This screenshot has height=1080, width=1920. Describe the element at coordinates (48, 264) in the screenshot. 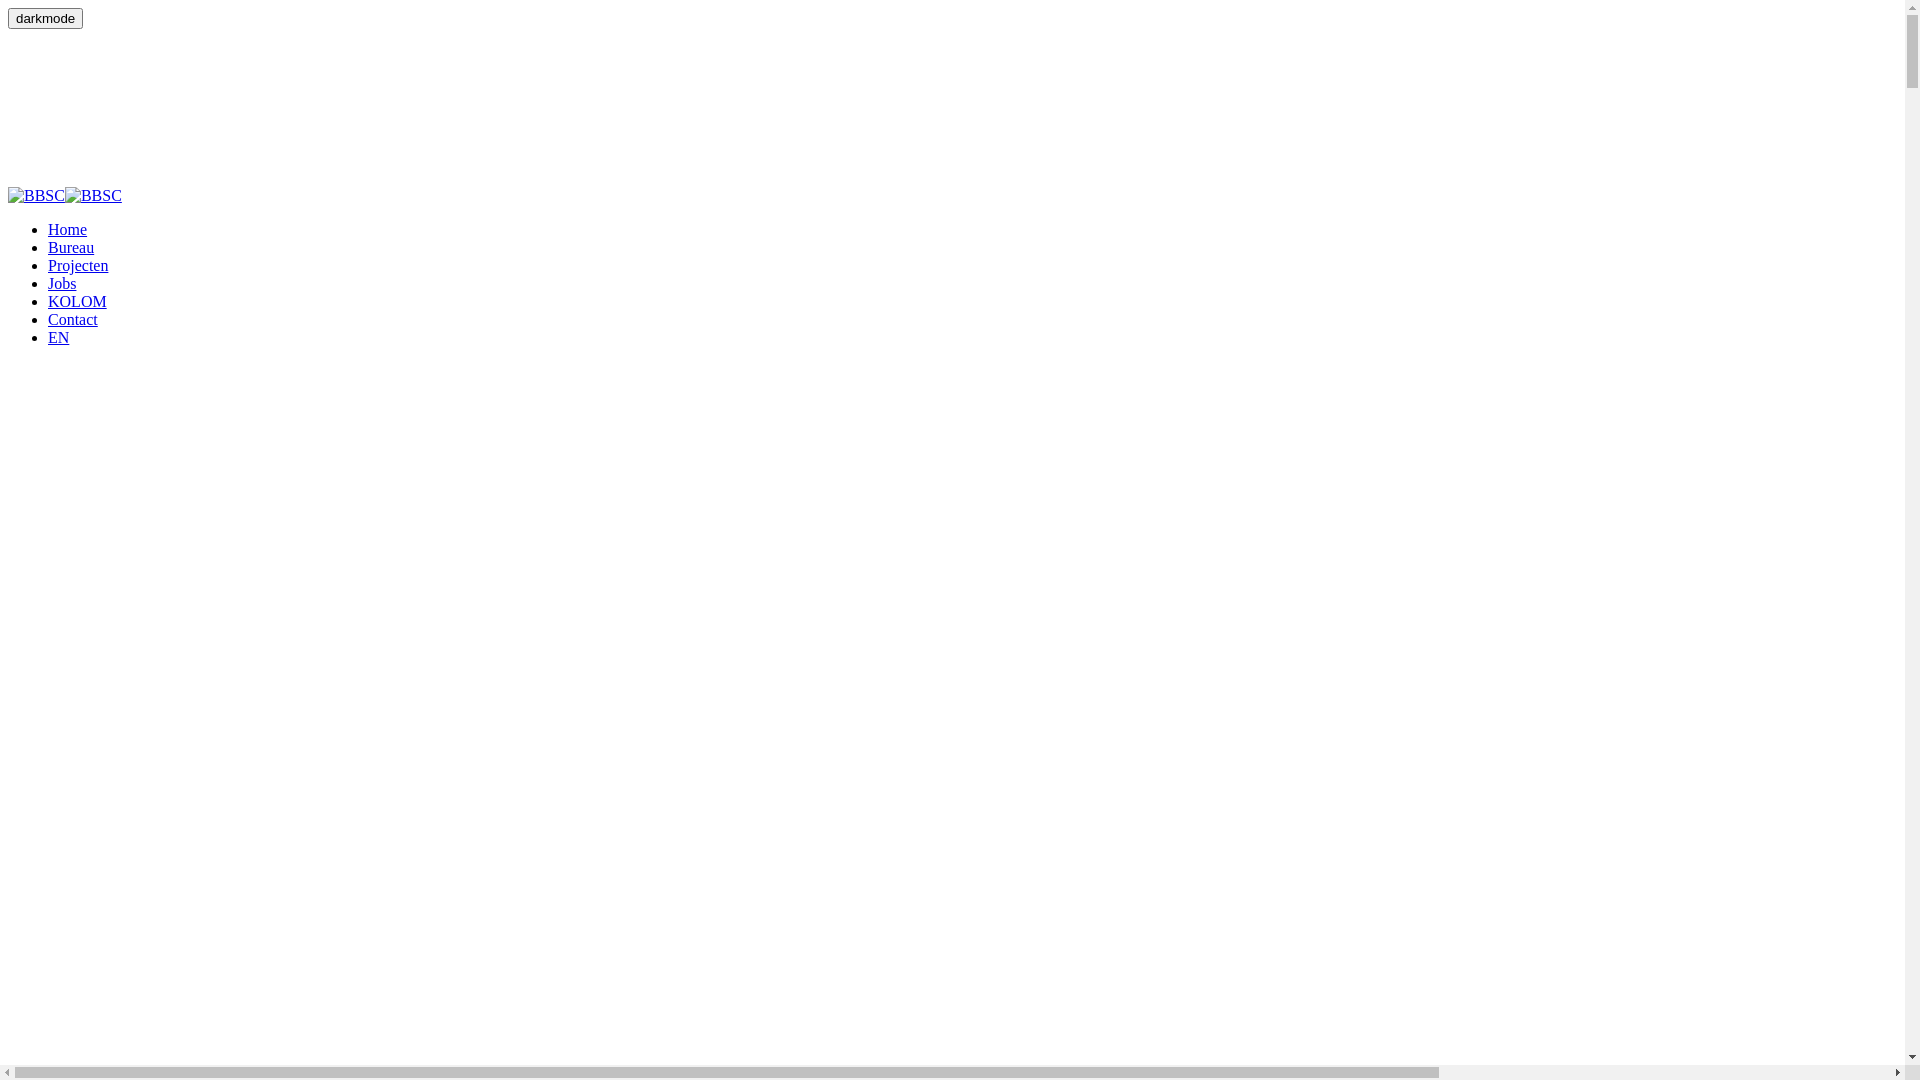

I see `'Projecten'` at that location.